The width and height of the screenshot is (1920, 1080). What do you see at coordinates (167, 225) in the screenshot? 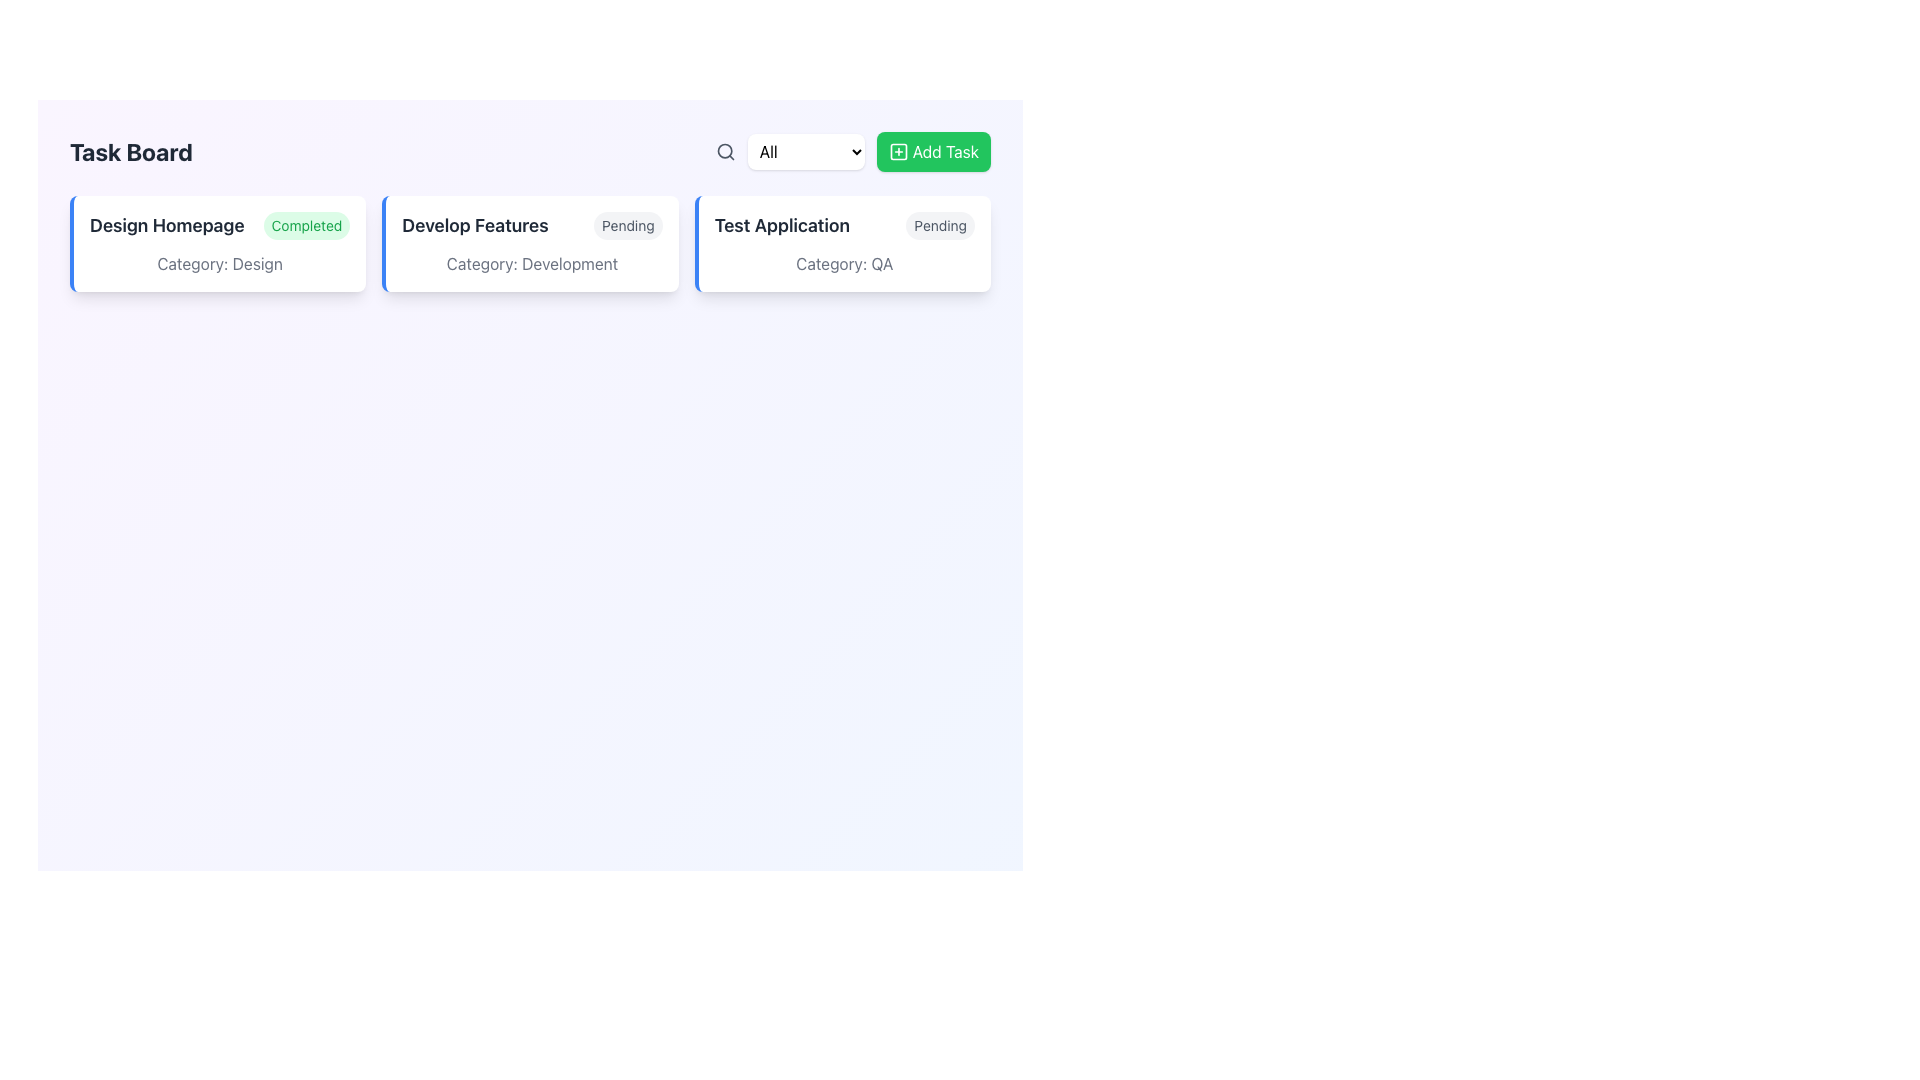
I see `the task title label located at the top-left corner of the task card` at bounding box center [167, 225].